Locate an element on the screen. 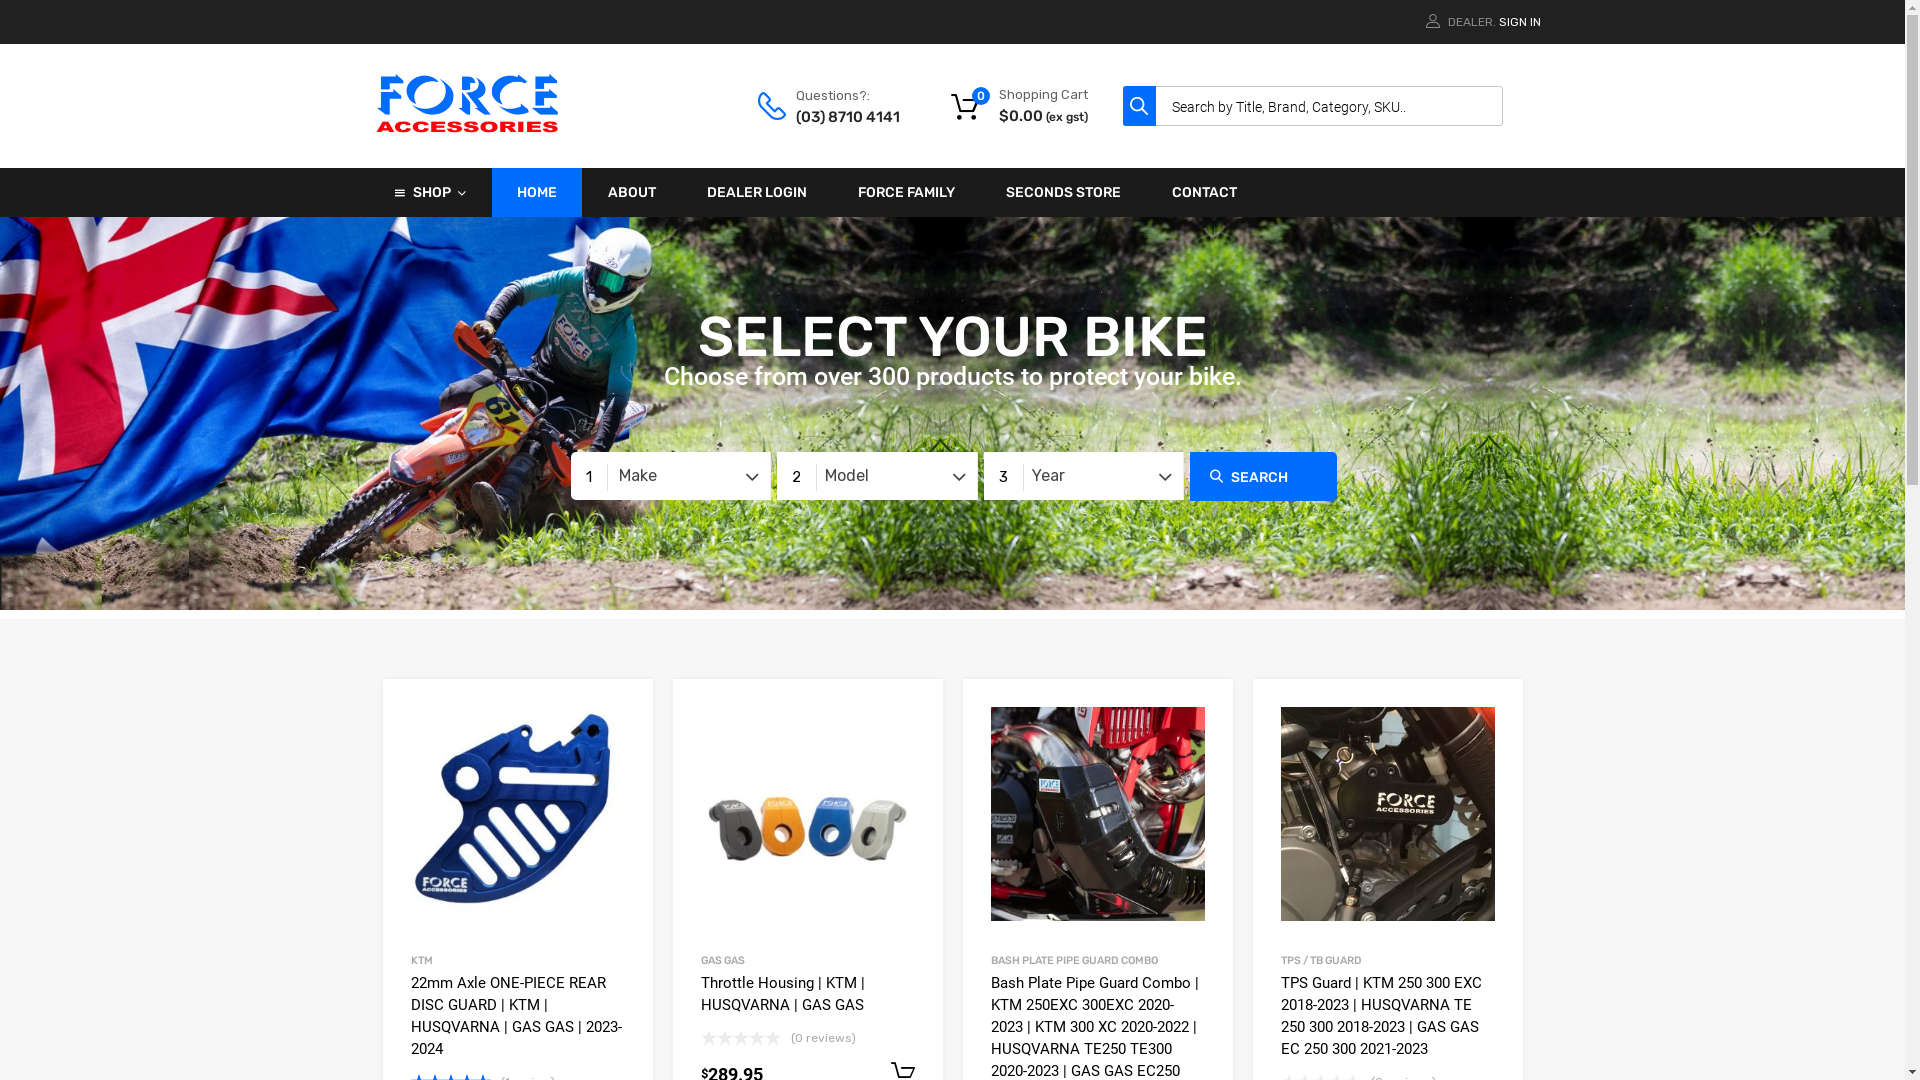 The height and width of the screenshot is (1080, 1920). 'SIGN IN' is located at coordinates (1518, 22).